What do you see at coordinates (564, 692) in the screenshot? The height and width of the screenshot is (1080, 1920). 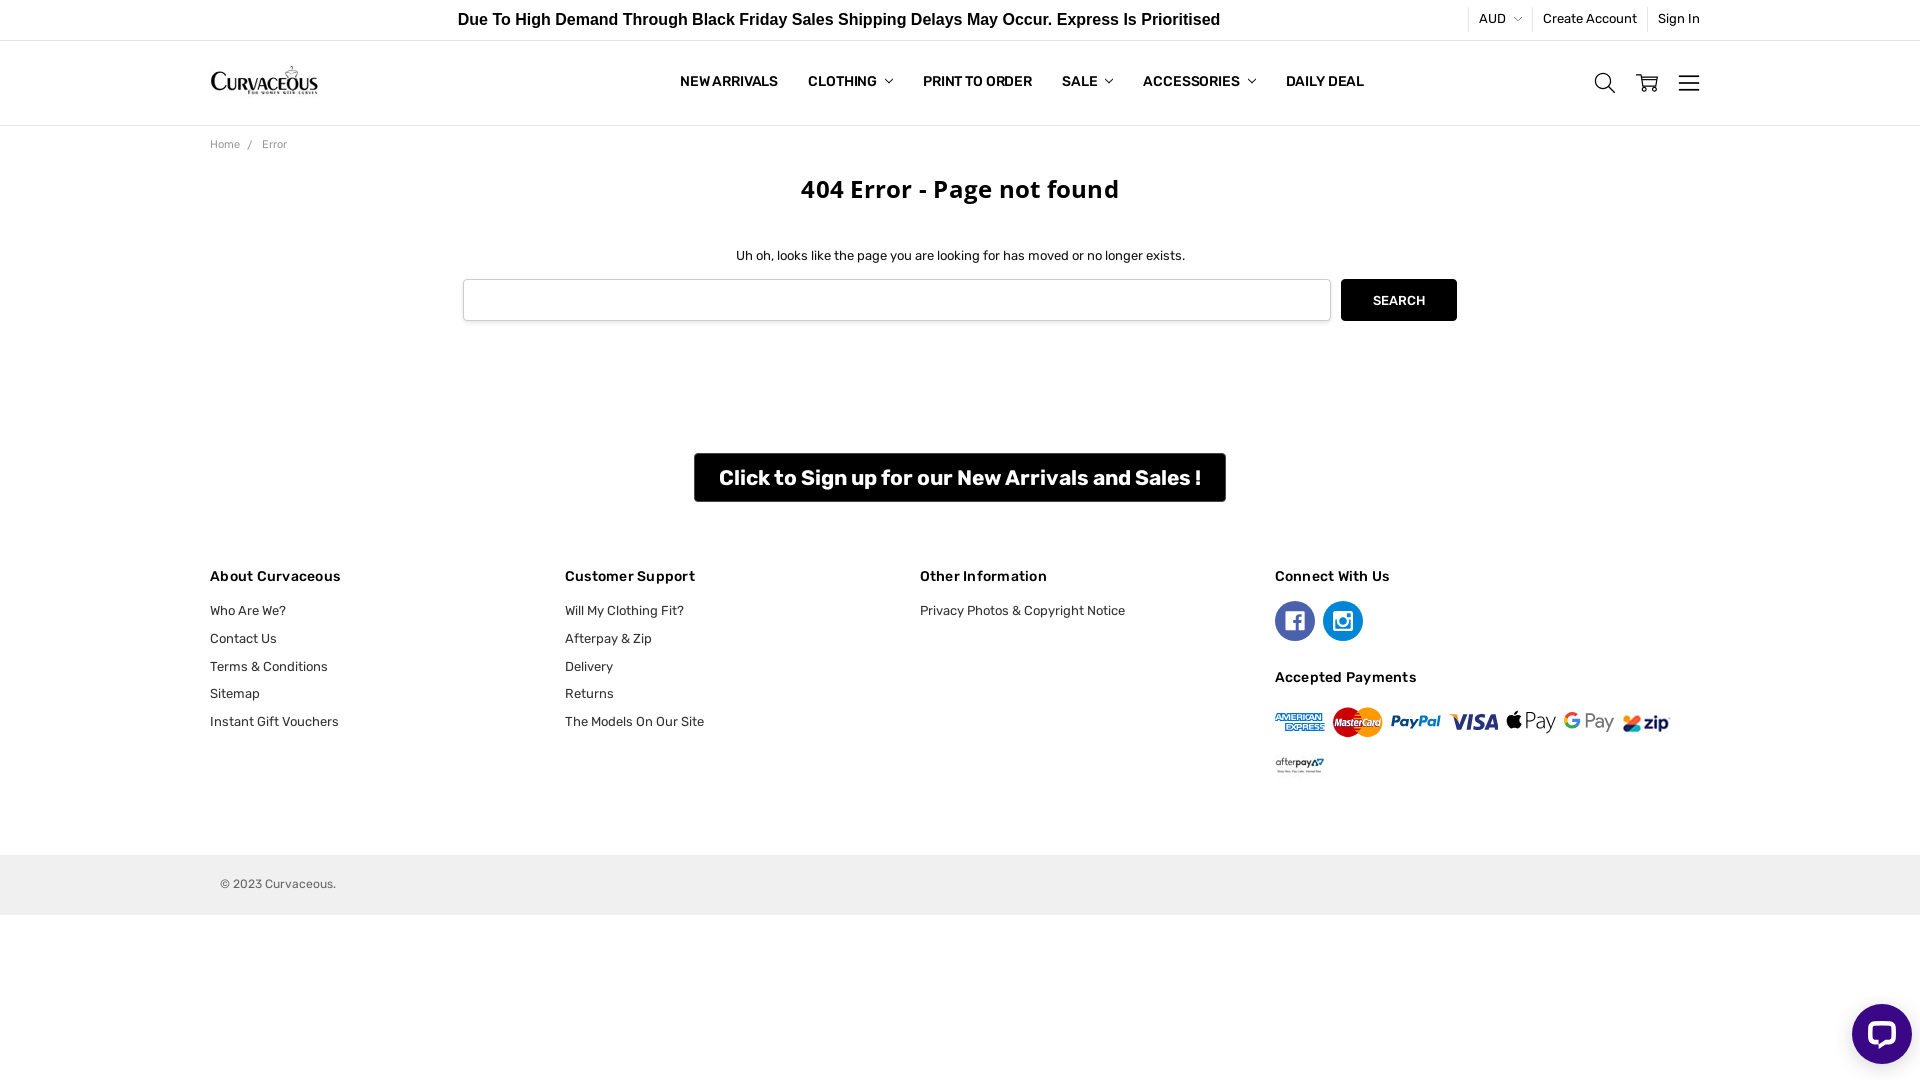 I see `'Returns'` at bounding box center [564, 692].